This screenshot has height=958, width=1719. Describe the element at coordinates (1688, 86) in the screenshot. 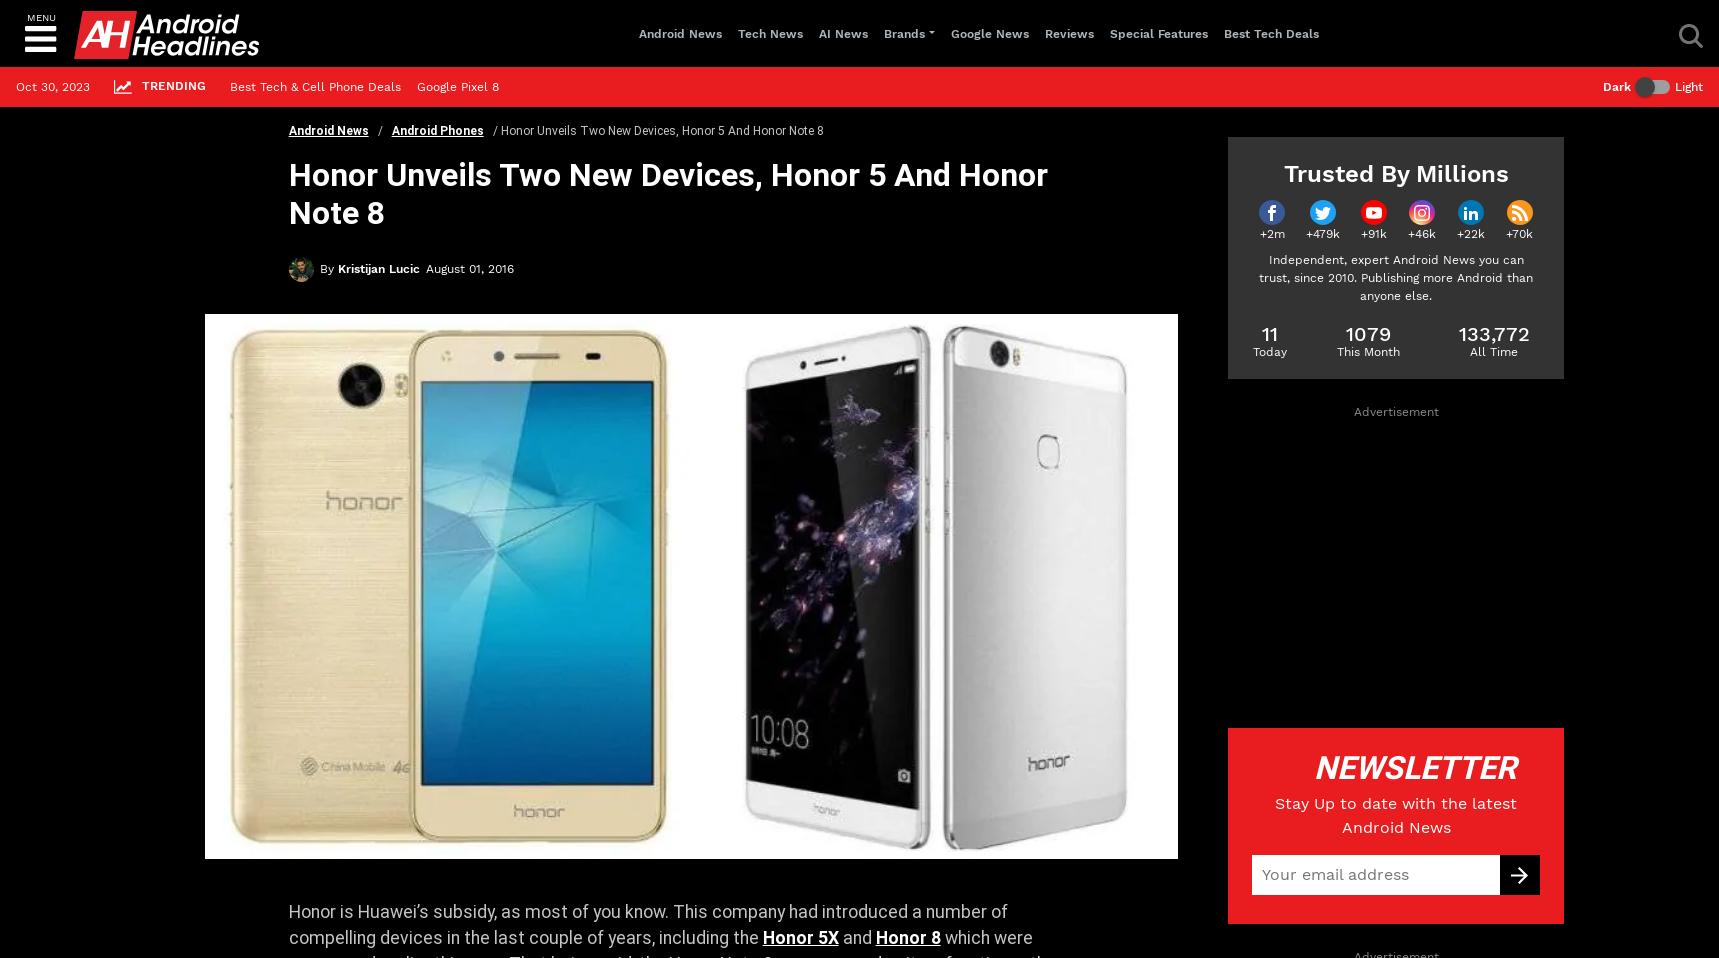

I see `'Light'` at that location.